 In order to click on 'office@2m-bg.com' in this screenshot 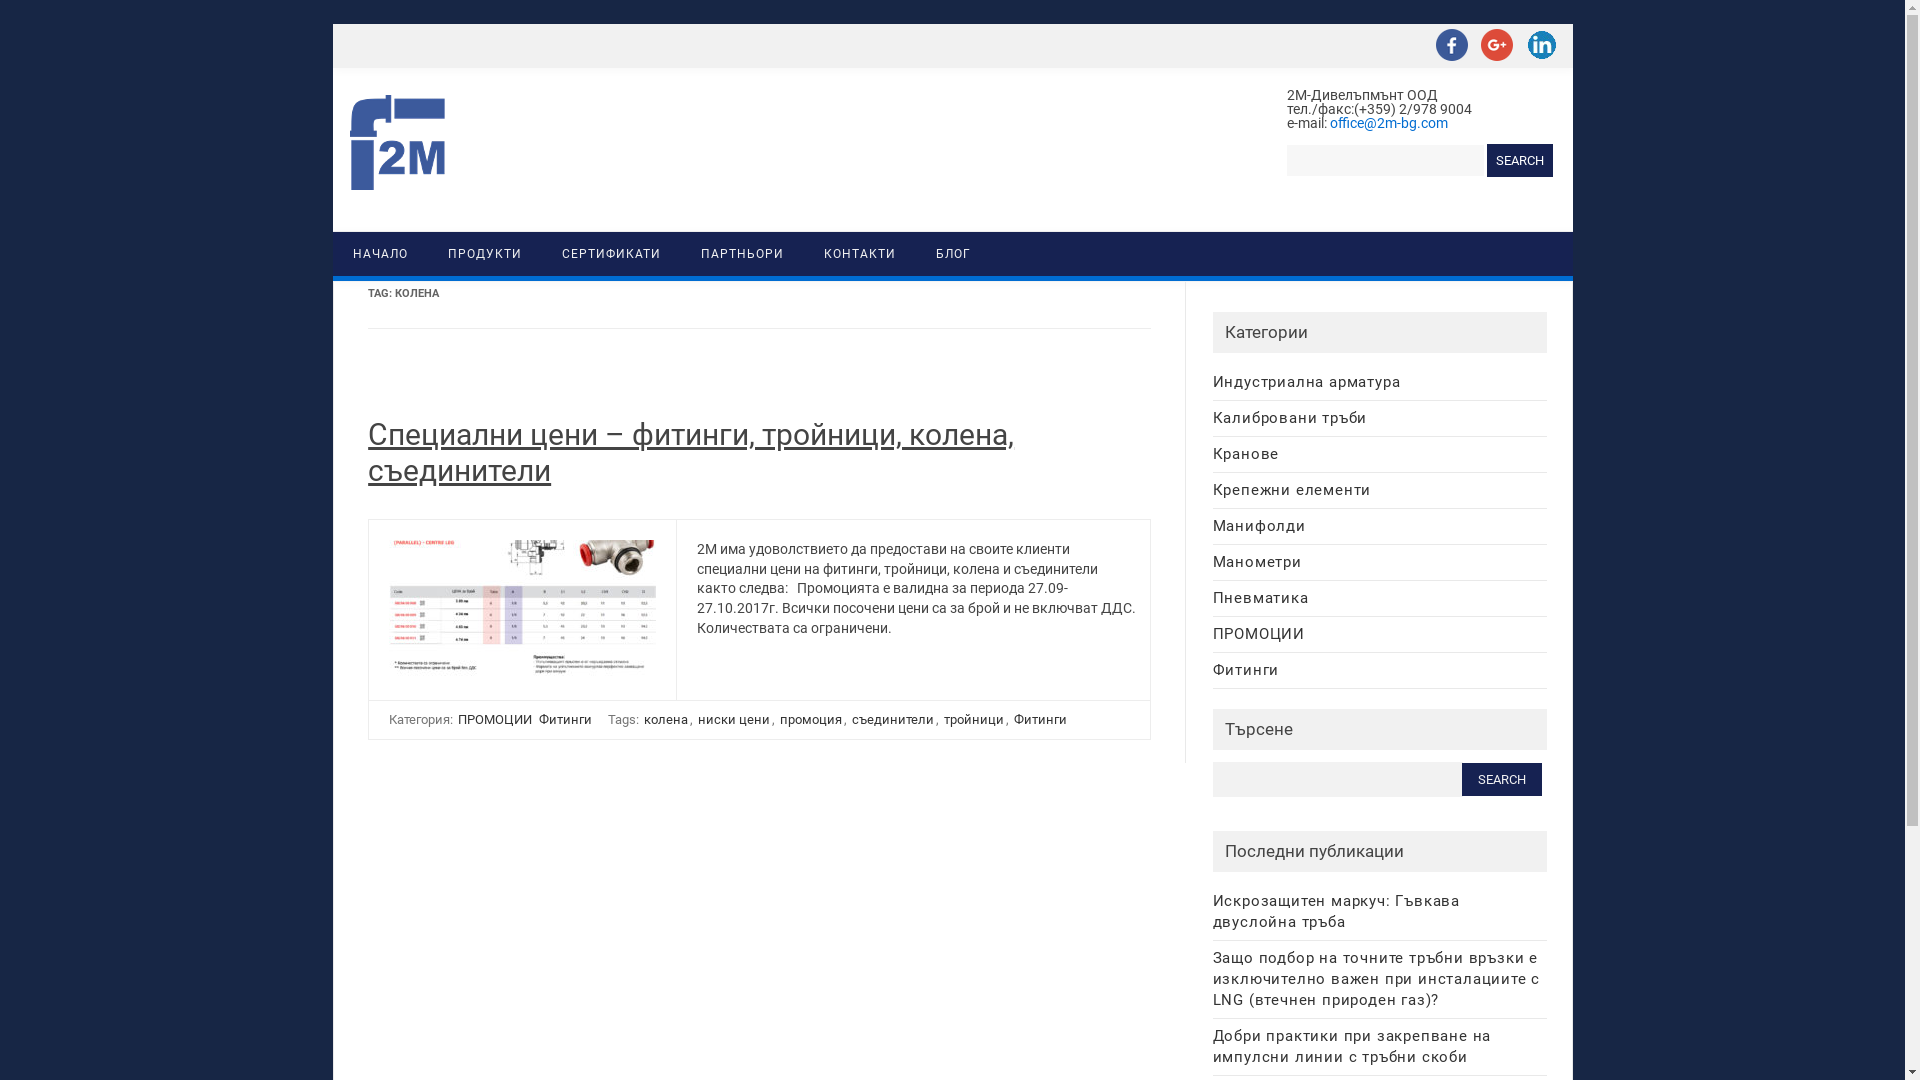, I will do `click(1329, 123)`.